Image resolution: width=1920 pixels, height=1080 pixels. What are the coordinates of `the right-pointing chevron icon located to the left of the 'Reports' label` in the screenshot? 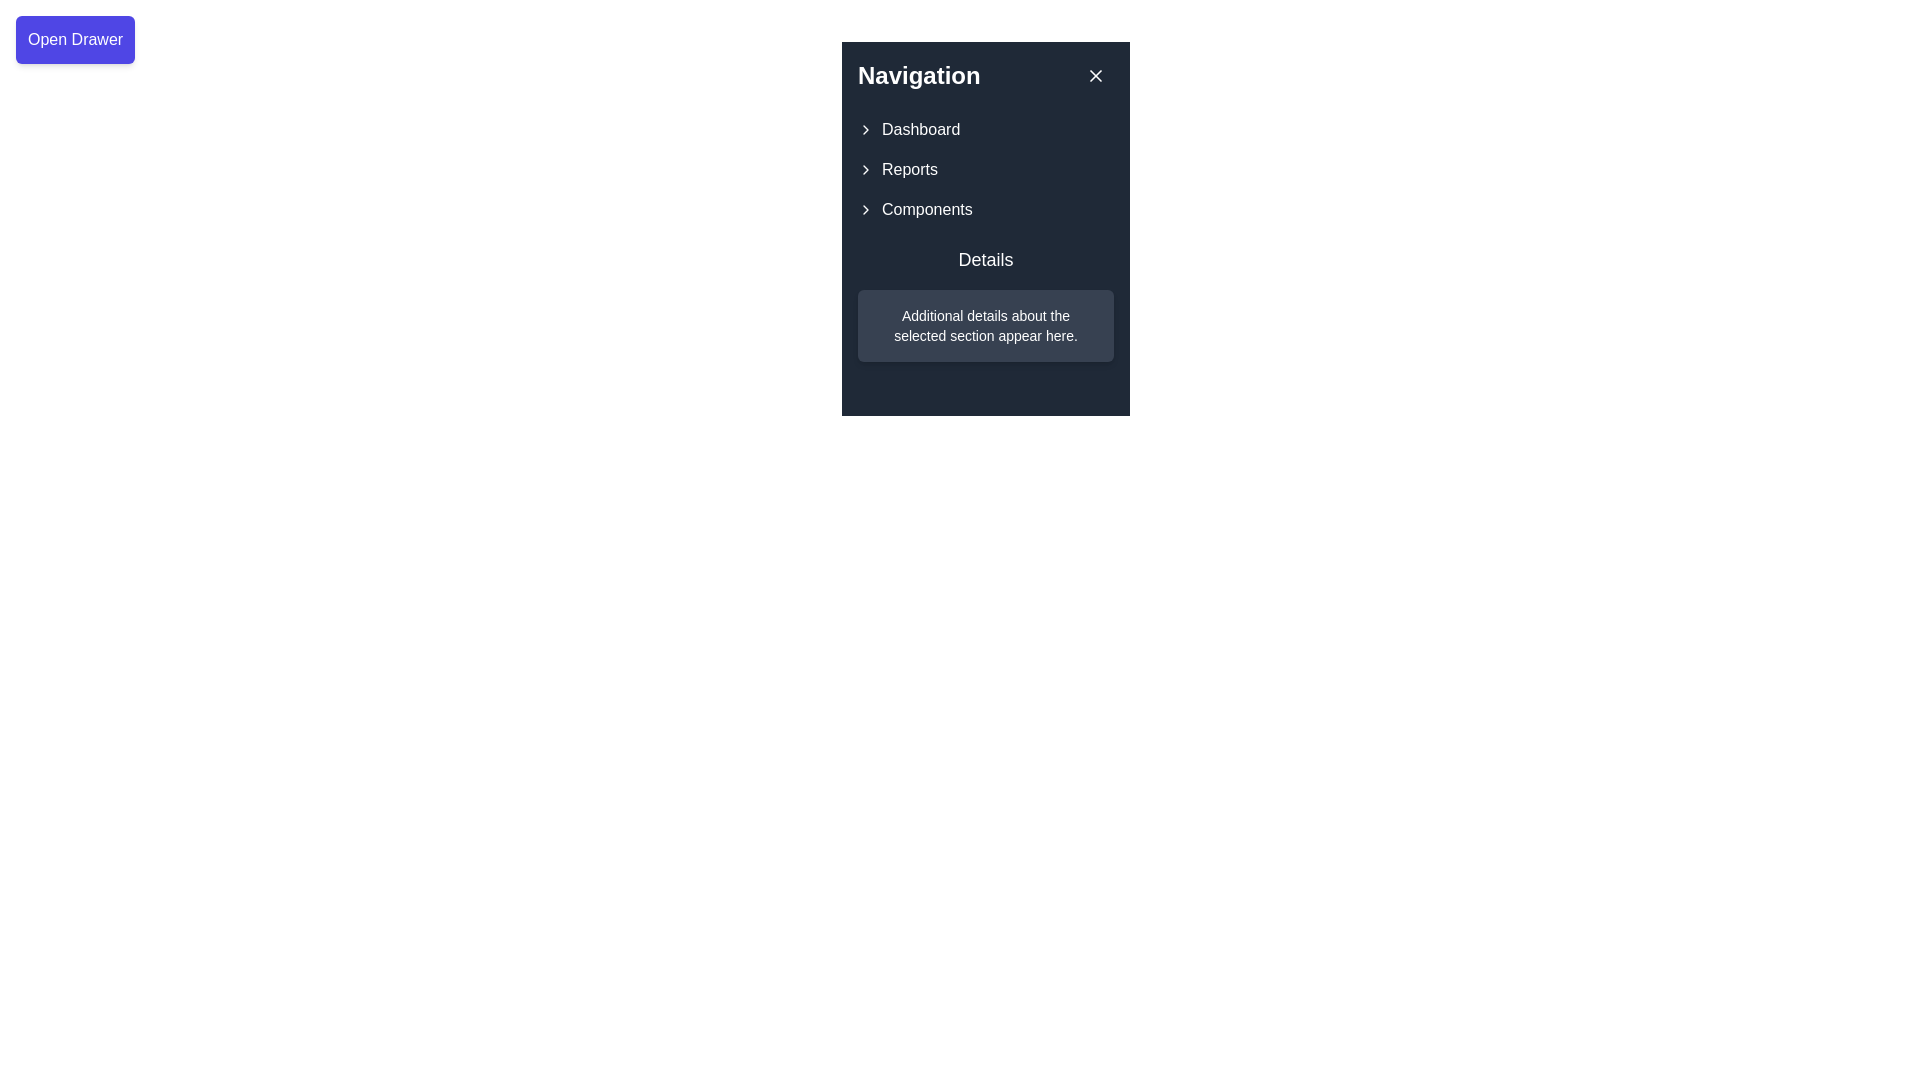 It's located at (865, 168).